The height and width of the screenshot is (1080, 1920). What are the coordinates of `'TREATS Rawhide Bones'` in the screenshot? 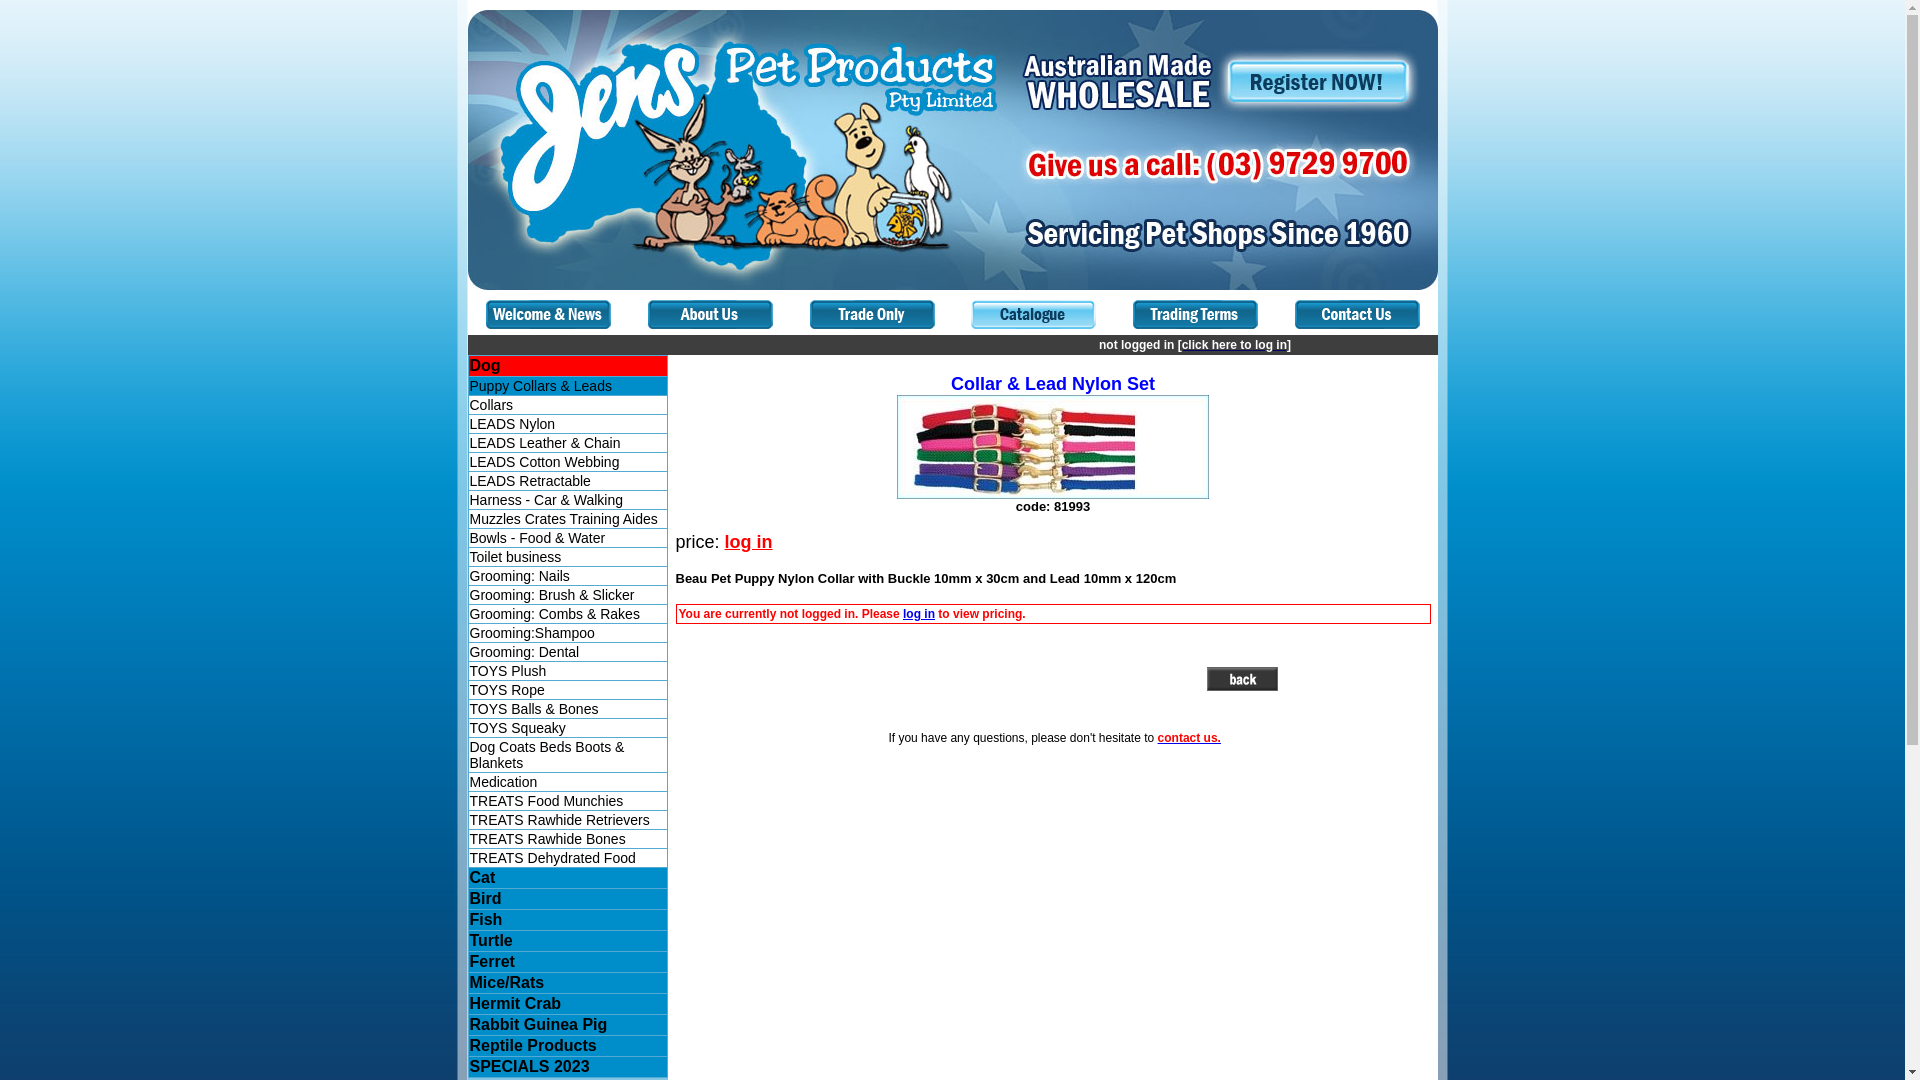 It's located at (547, 839).